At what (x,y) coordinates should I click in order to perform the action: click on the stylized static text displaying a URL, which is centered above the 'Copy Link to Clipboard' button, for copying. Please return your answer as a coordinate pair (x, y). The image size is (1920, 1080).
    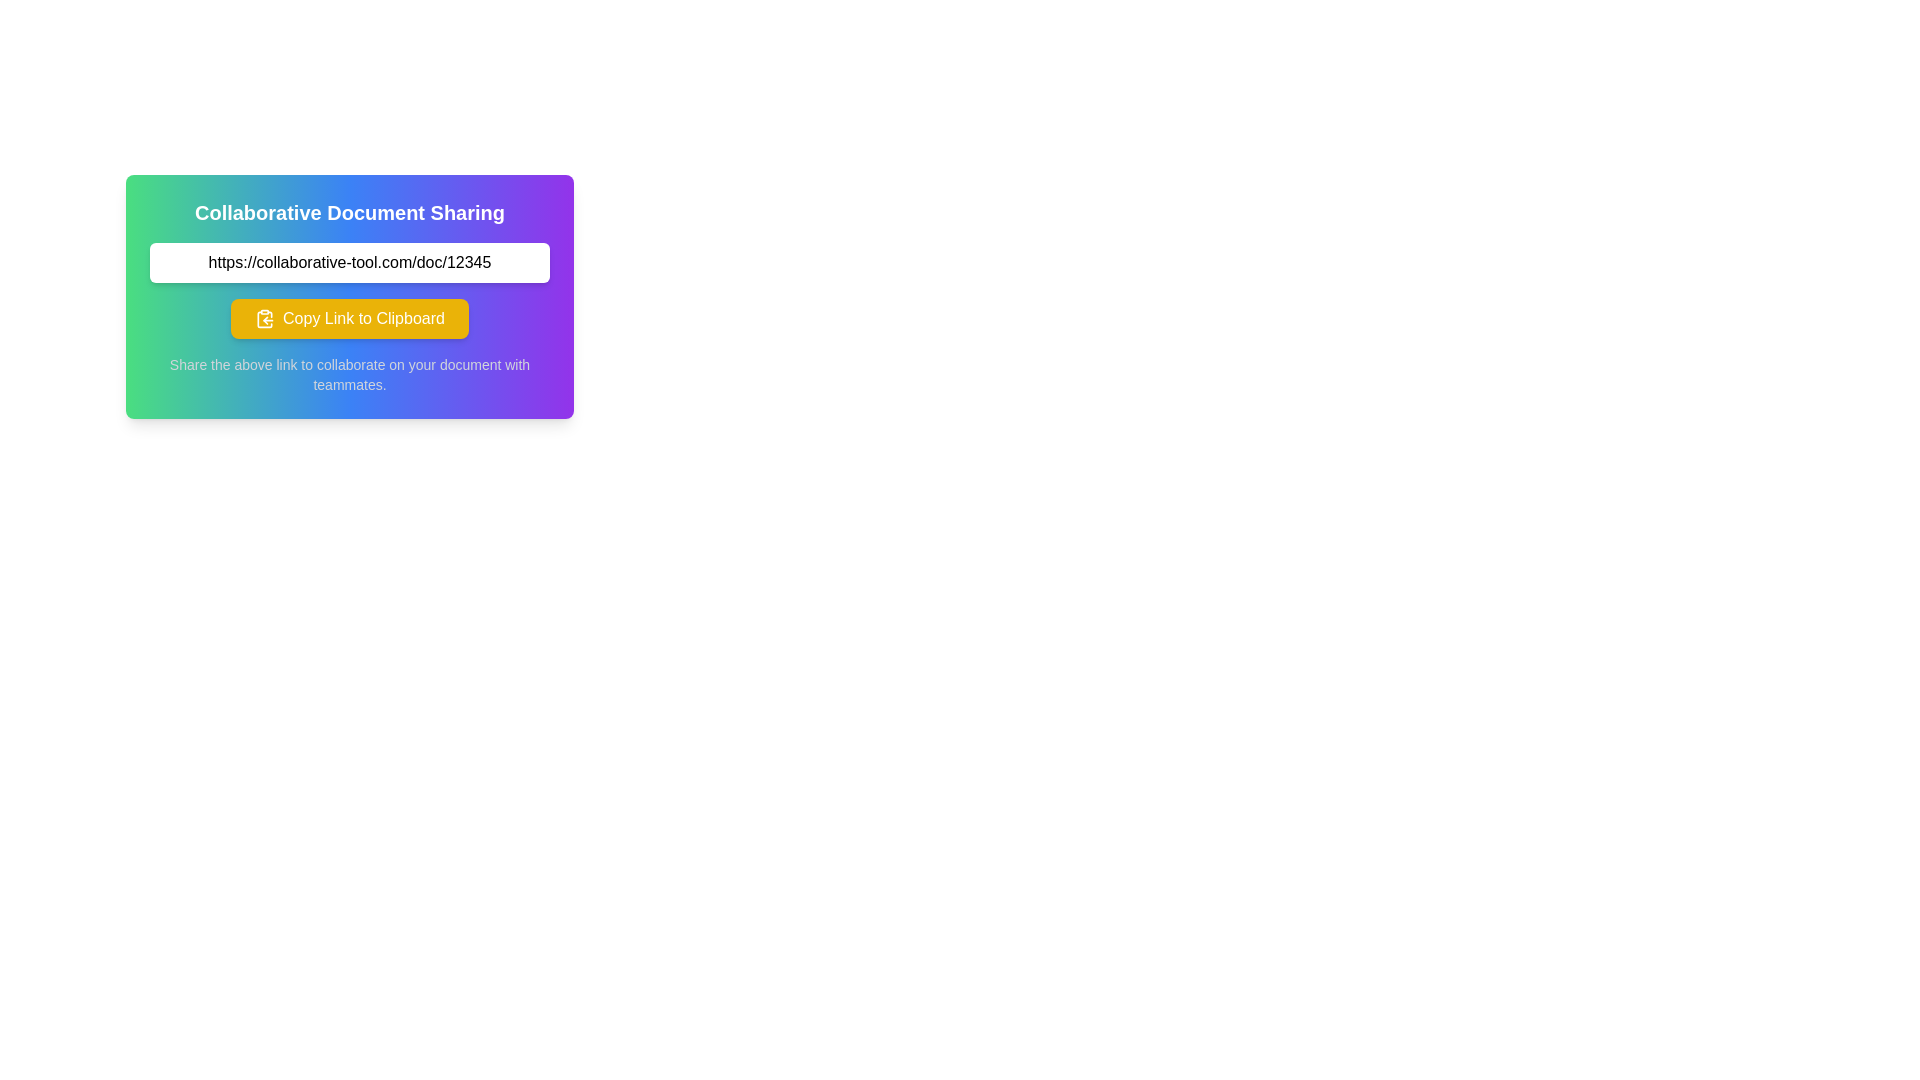
    Looking at the image, I should click on (350, 261).